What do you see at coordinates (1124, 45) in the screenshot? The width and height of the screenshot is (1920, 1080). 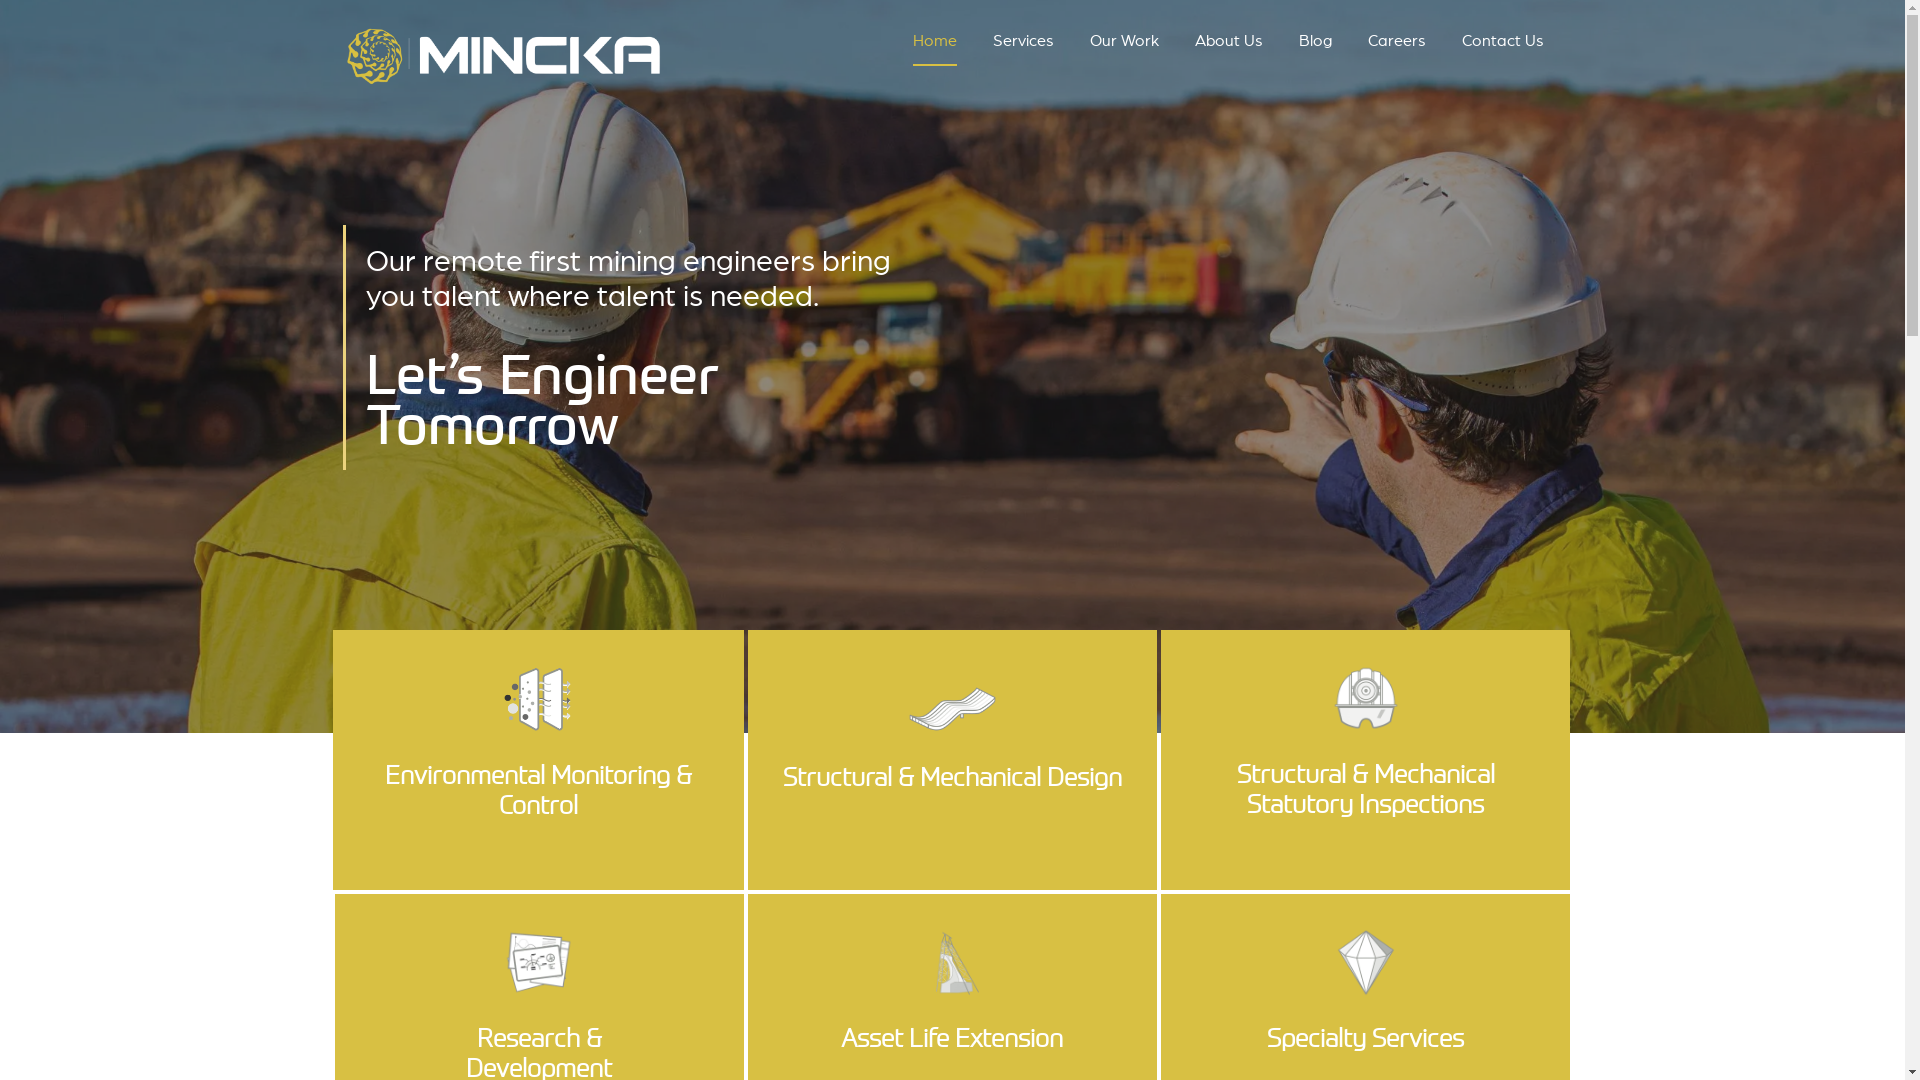 I see `'Our Work'` at bounding box center [1124, 45].